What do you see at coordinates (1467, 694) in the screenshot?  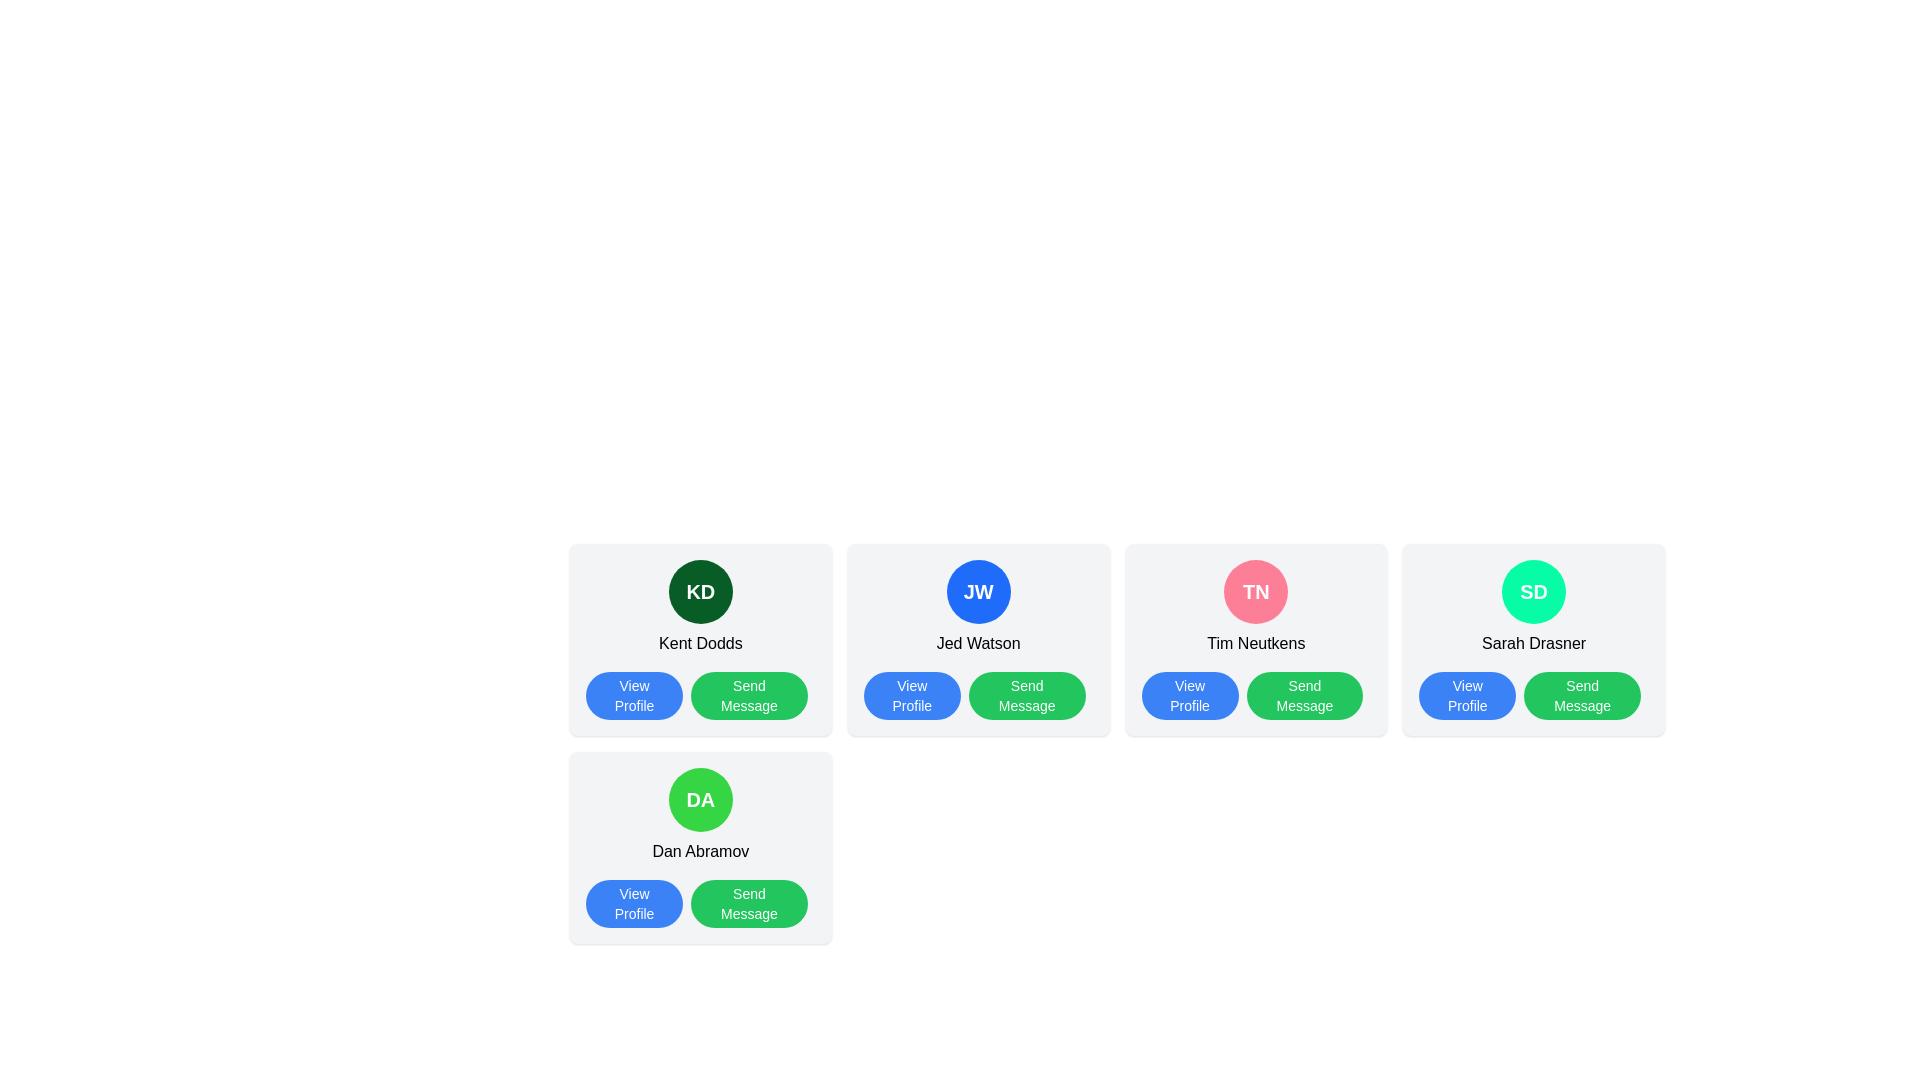 I see `the button that allows users` at bounding box center [1467, 694].